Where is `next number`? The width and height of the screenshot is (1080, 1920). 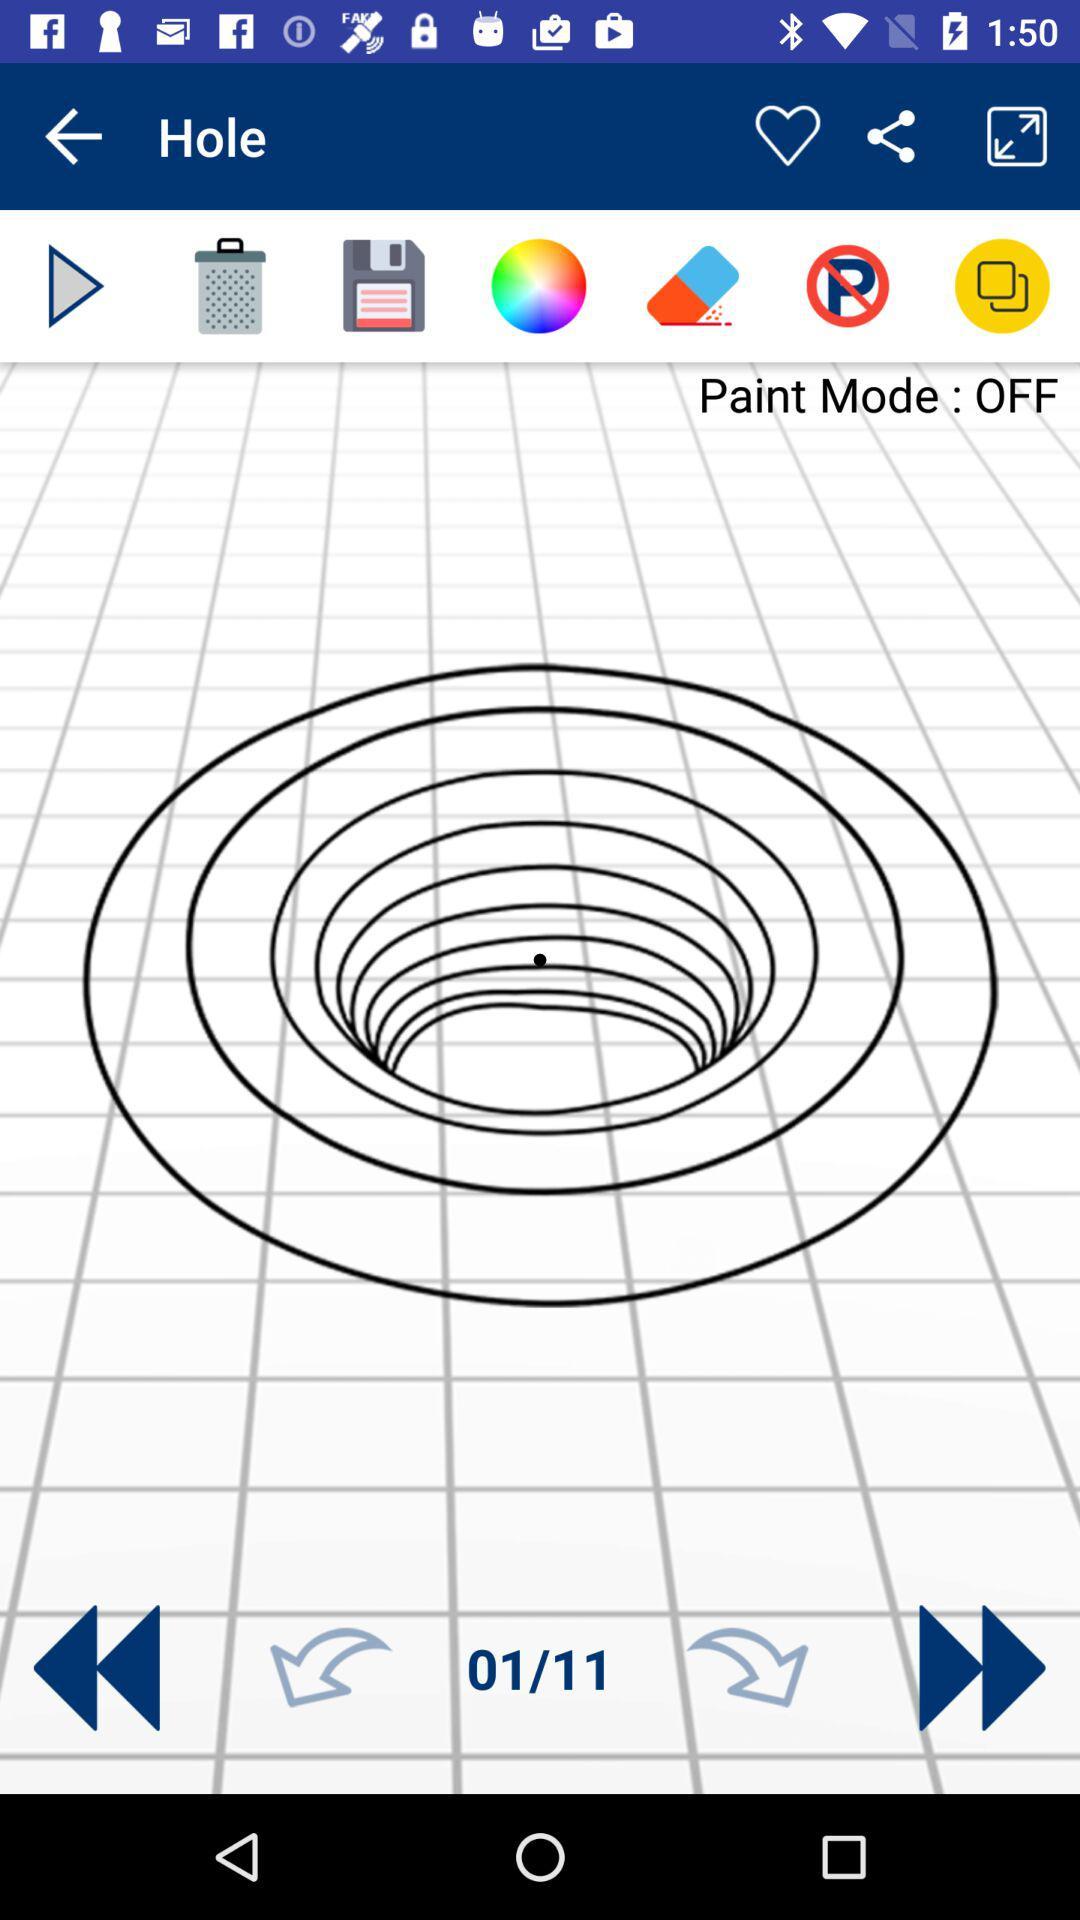 next number is located at coordinates (747, 1668).